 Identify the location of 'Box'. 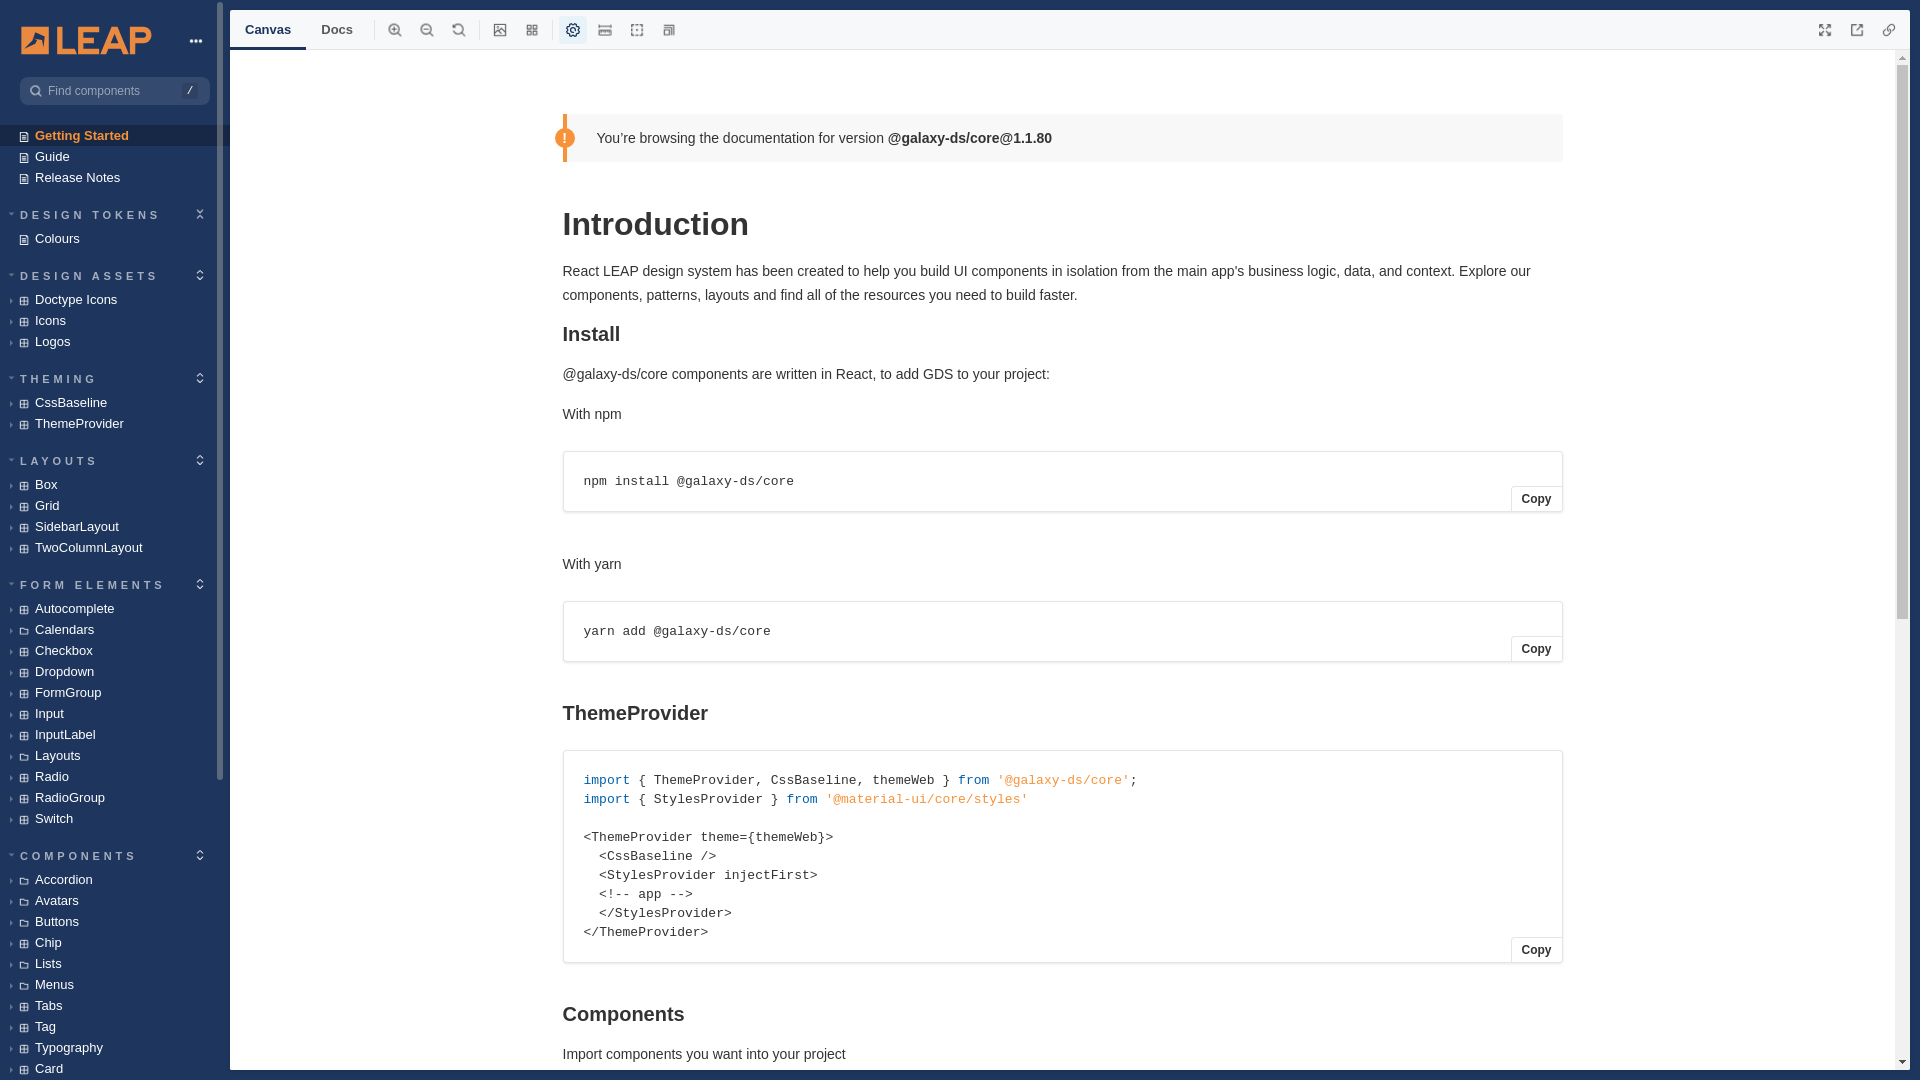
(114, 484).